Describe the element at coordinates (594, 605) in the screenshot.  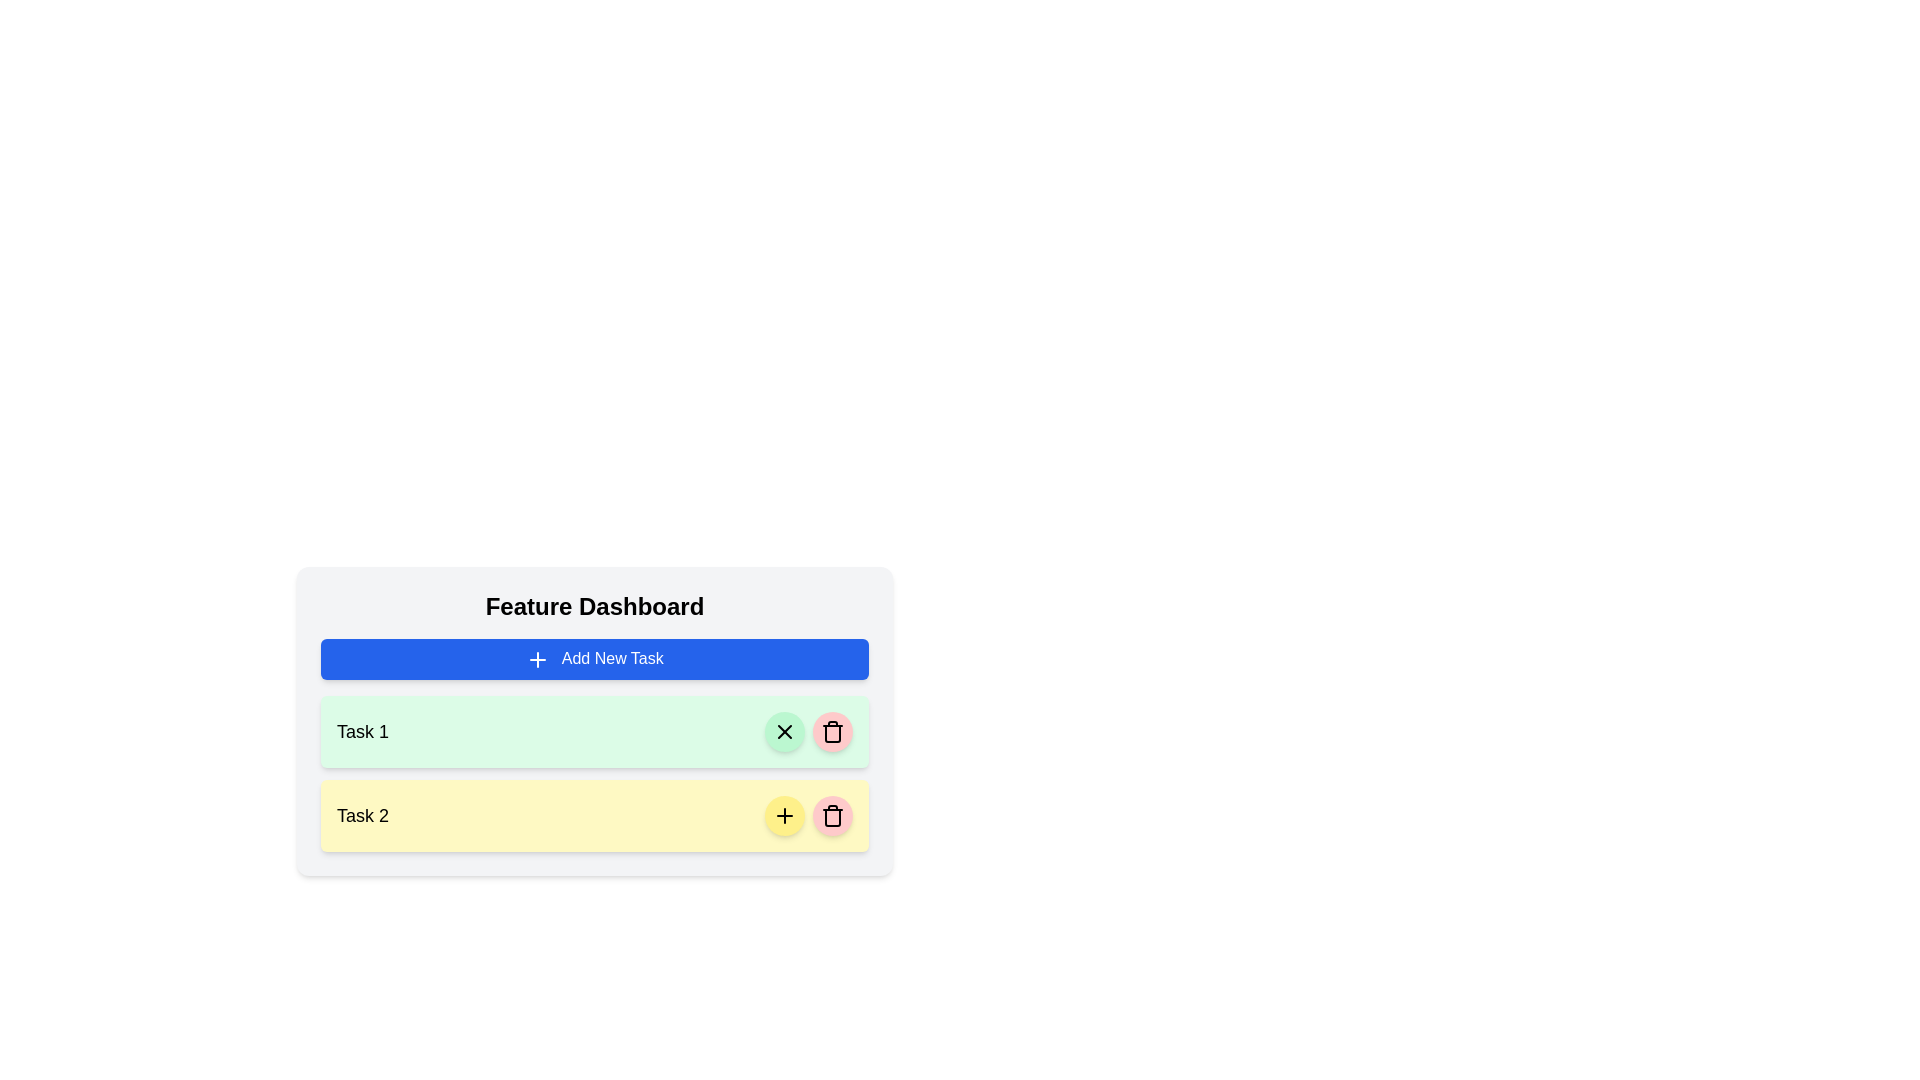
I see `the text label displaying 'Feature Dashboard', which is a bold, centered heading located at the top of a panel above the 'Add New Task' button` at that location.